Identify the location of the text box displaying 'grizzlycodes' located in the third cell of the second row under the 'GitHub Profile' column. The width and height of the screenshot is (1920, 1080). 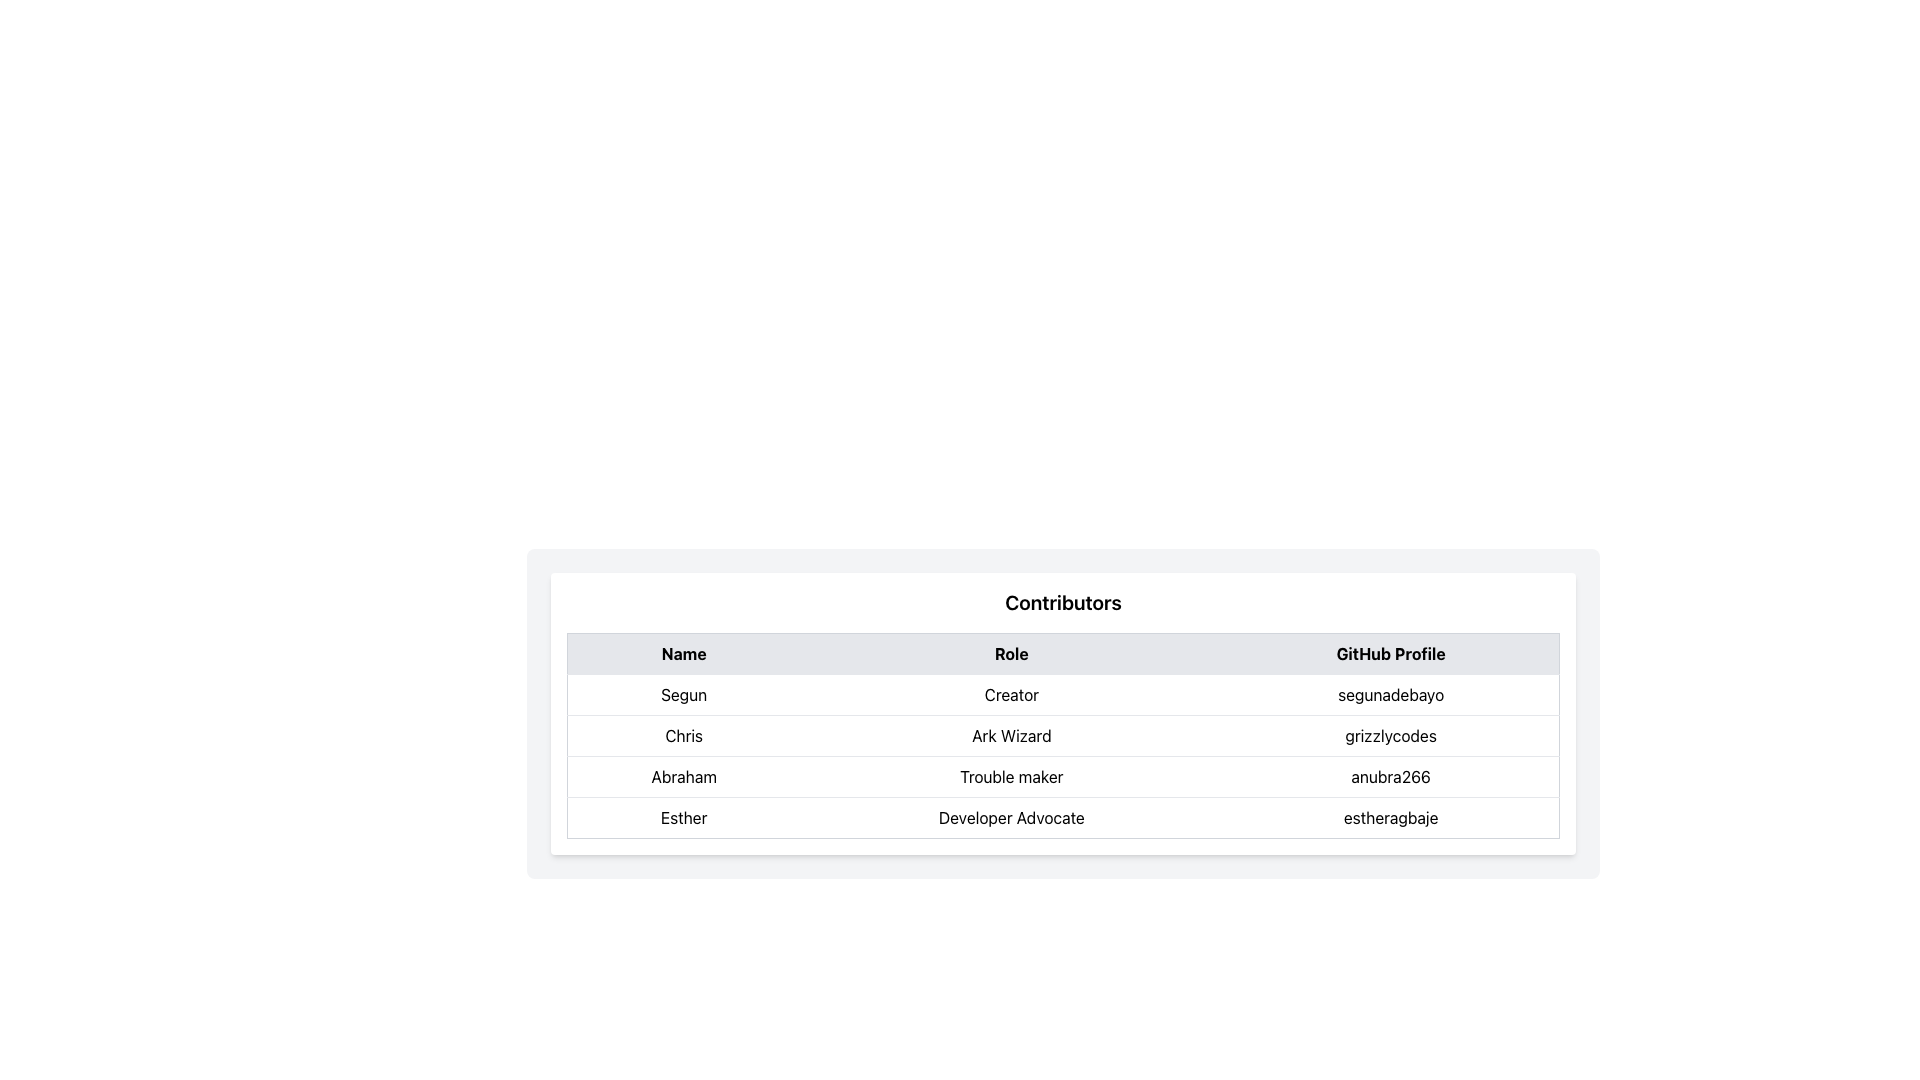
(1390, 736).